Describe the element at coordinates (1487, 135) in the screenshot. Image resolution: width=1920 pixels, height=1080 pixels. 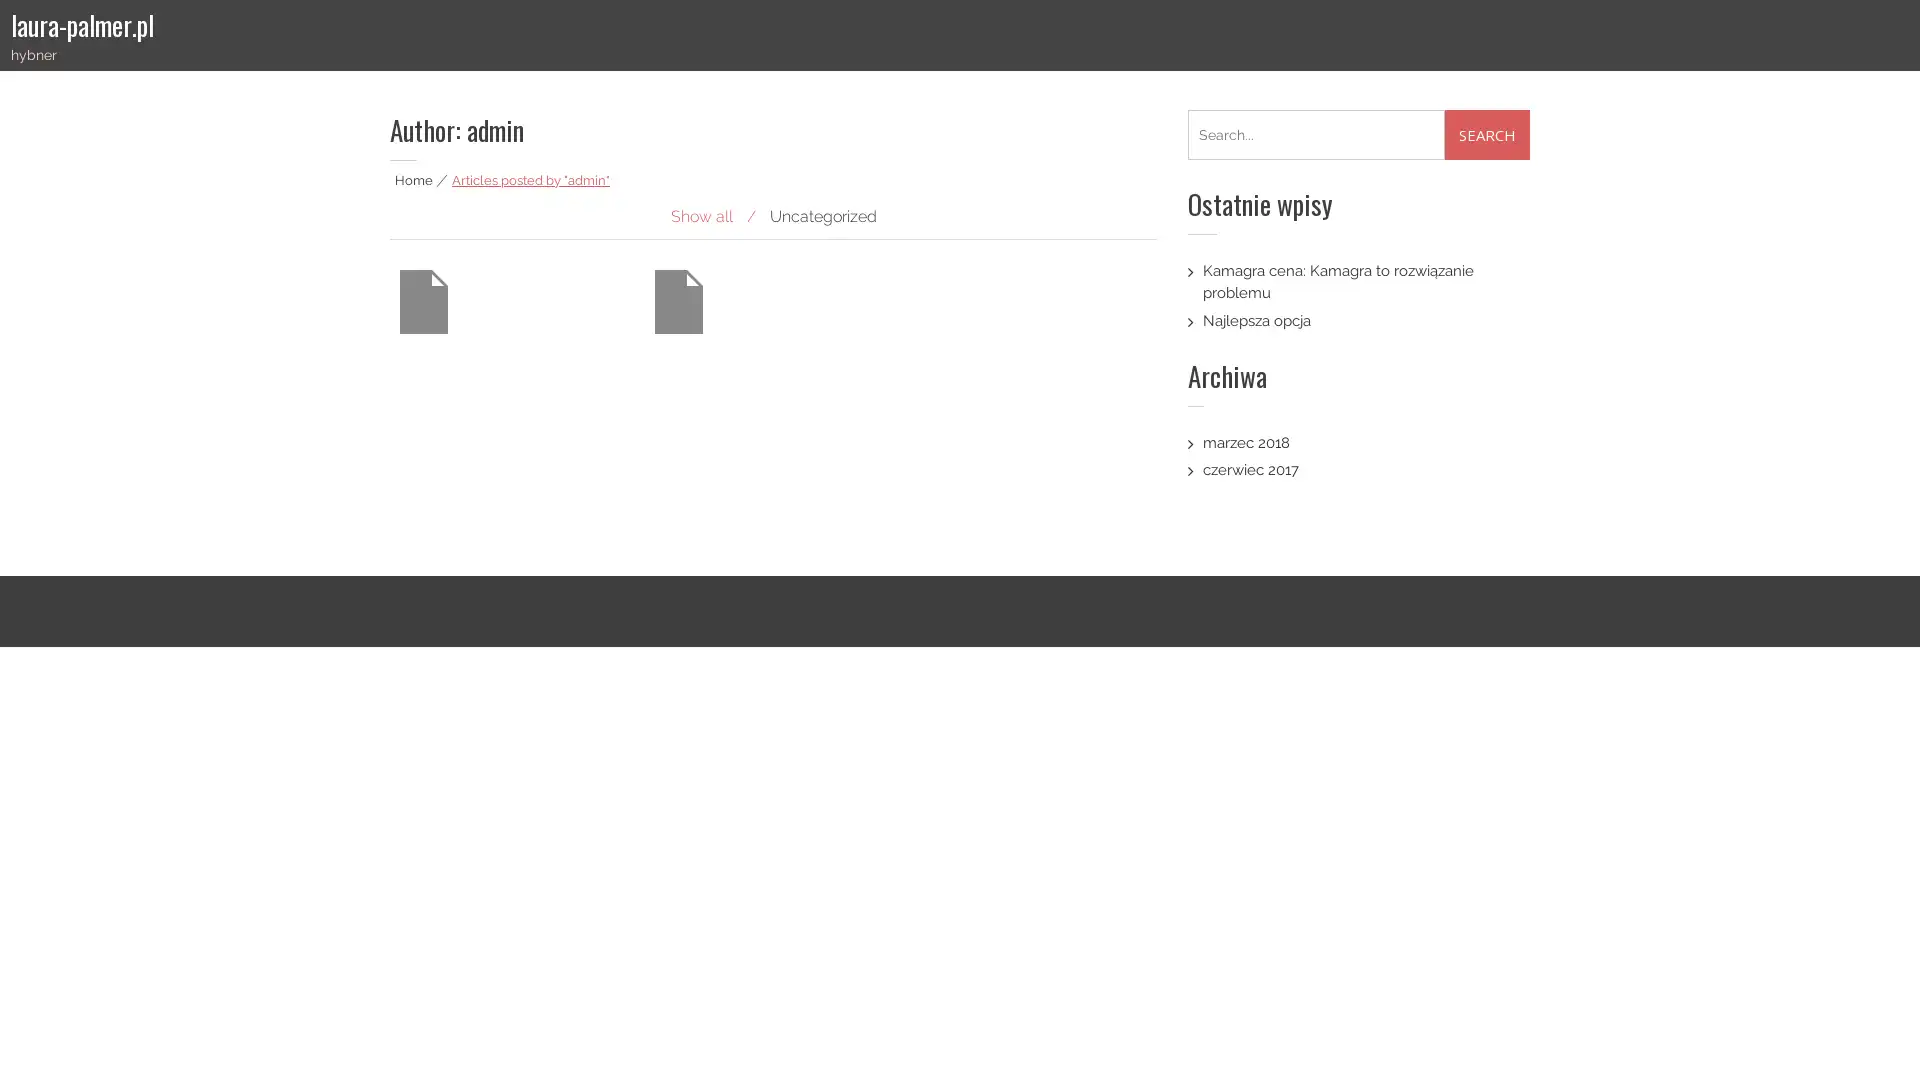
I see `Search` at that location.